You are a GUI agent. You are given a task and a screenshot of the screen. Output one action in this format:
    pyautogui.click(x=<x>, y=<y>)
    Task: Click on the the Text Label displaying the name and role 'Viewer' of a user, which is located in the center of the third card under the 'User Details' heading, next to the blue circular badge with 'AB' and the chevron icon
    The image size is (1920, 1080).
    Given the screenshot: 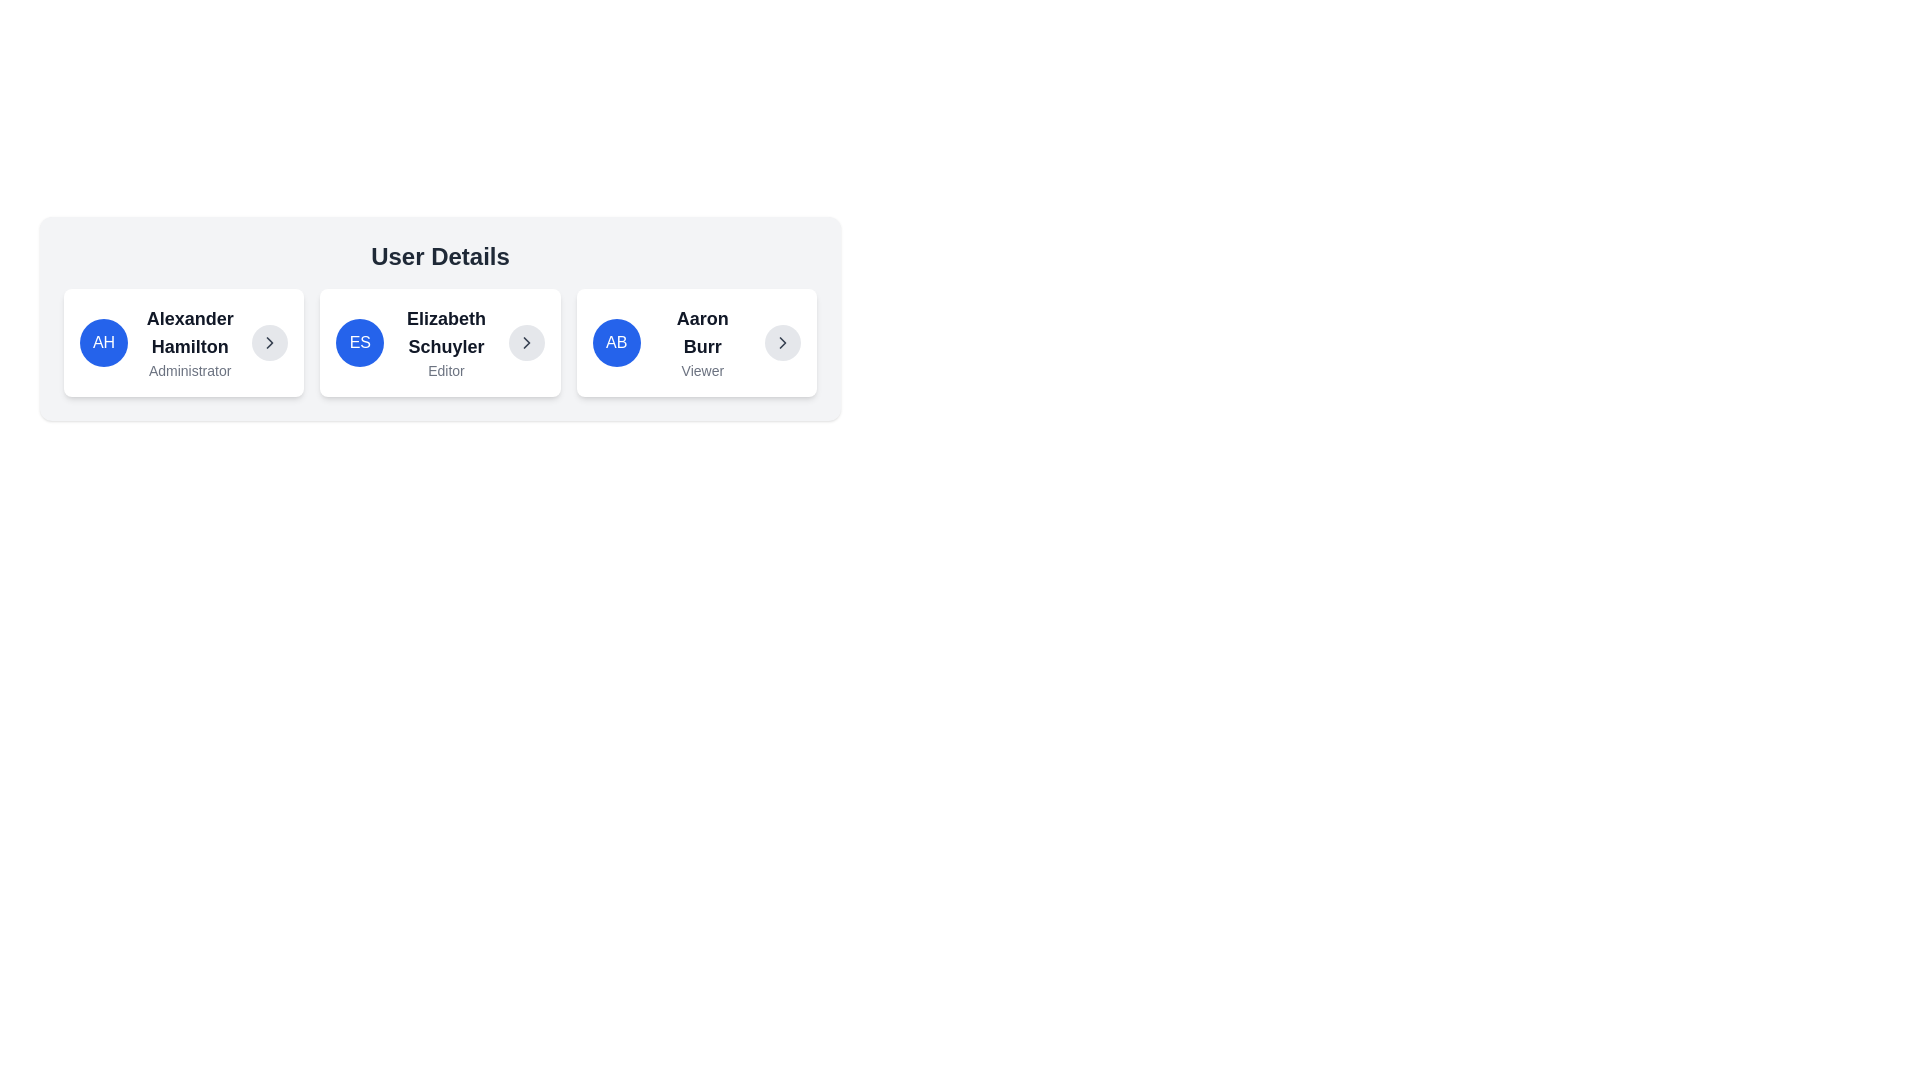 What is the action you would take?
    pyautogui.click(x=702, y=342)
    